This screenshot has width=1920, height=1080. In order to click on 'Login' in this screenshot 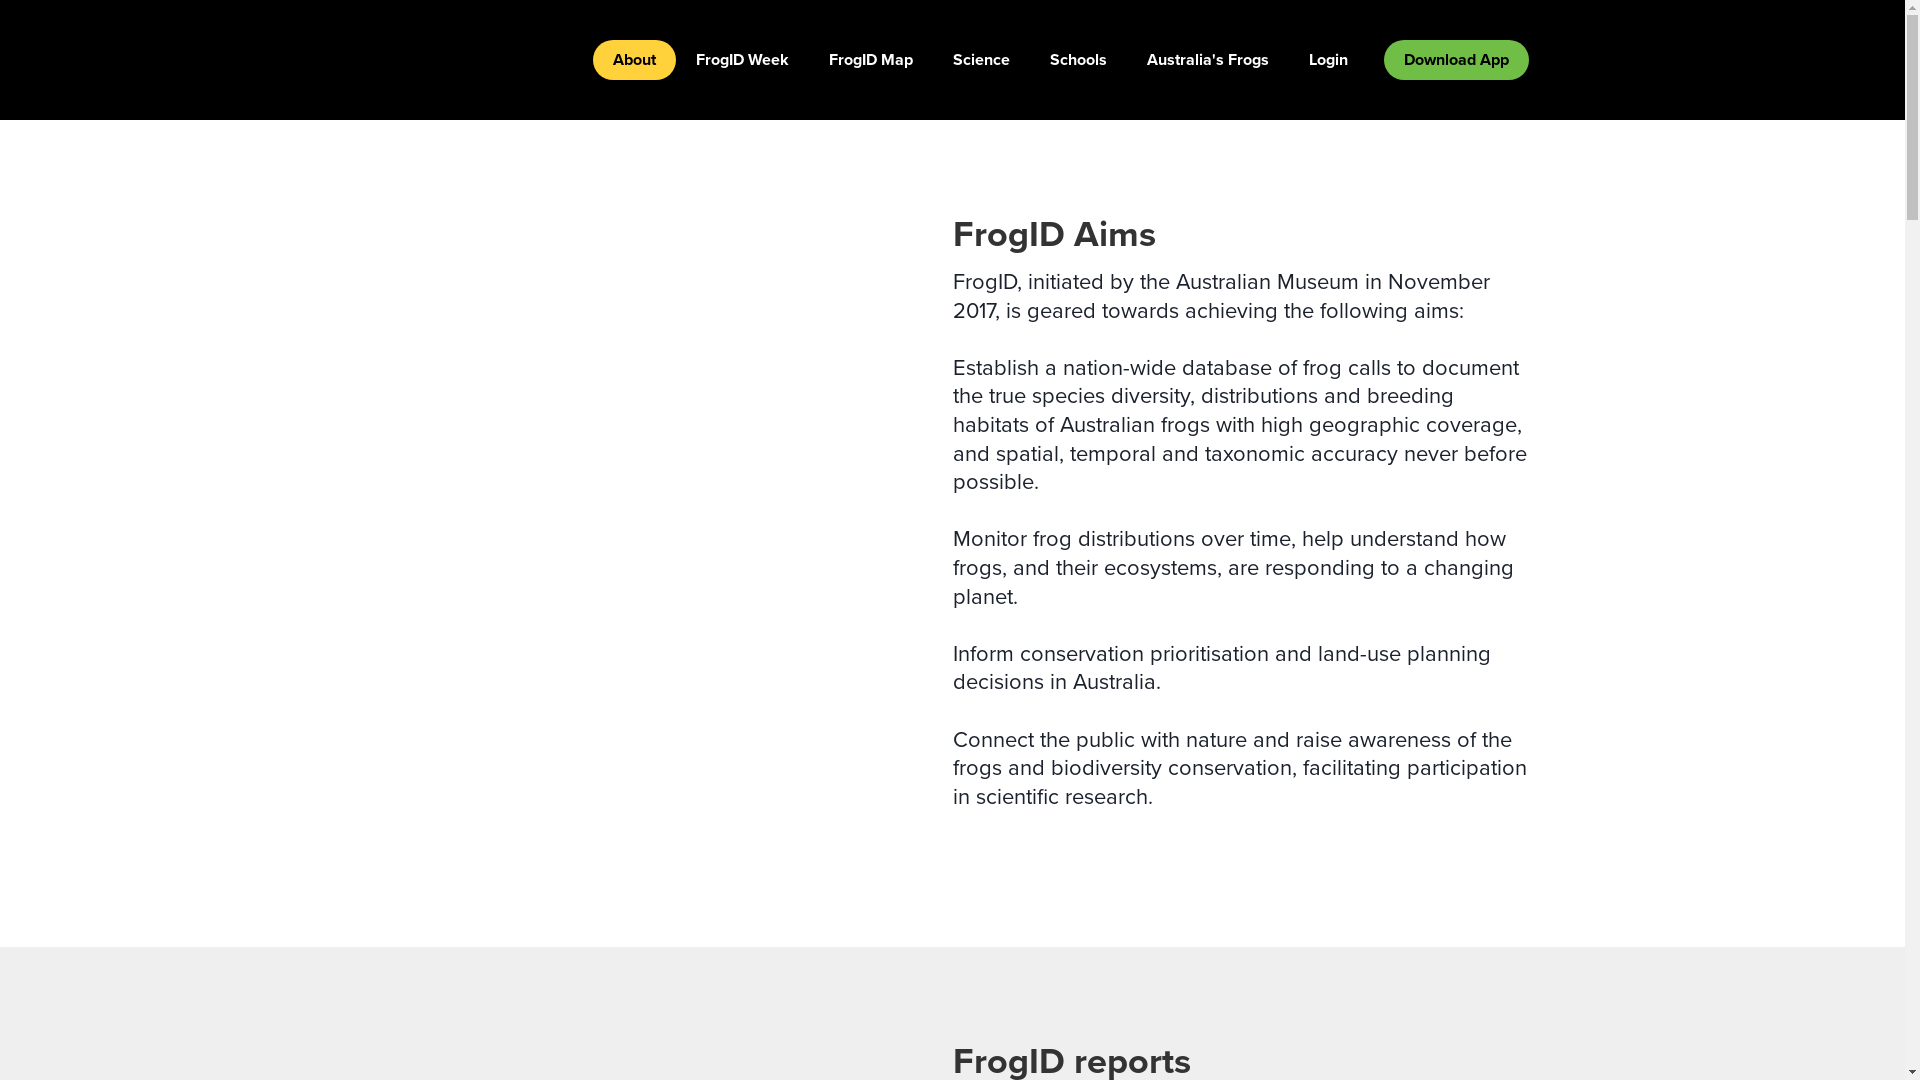, I will do `click(1287, 57)`.